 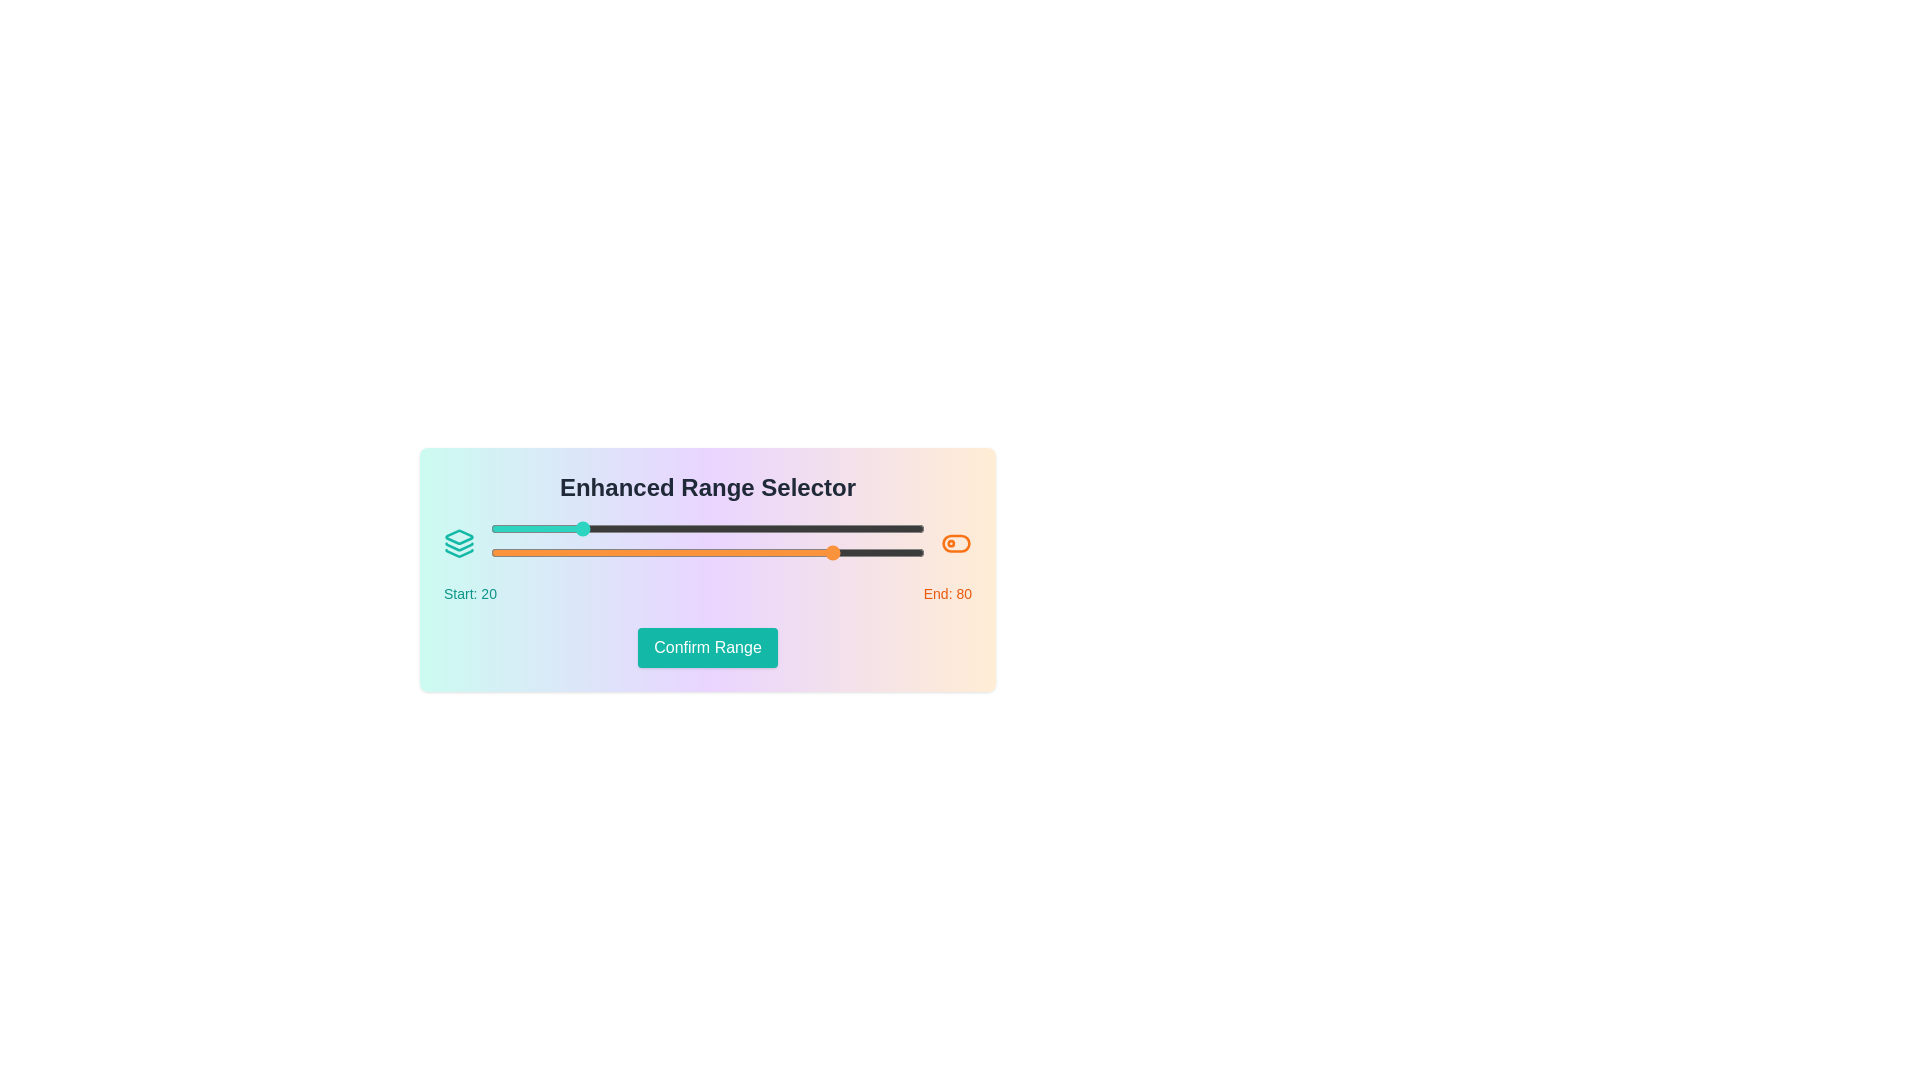 What do you see at coordinates (458, 536) in the screenshot?
I see `the topmost triangular icon element, which is teal and located in the top-left corner of the interface` at bounding box center [458, 536].